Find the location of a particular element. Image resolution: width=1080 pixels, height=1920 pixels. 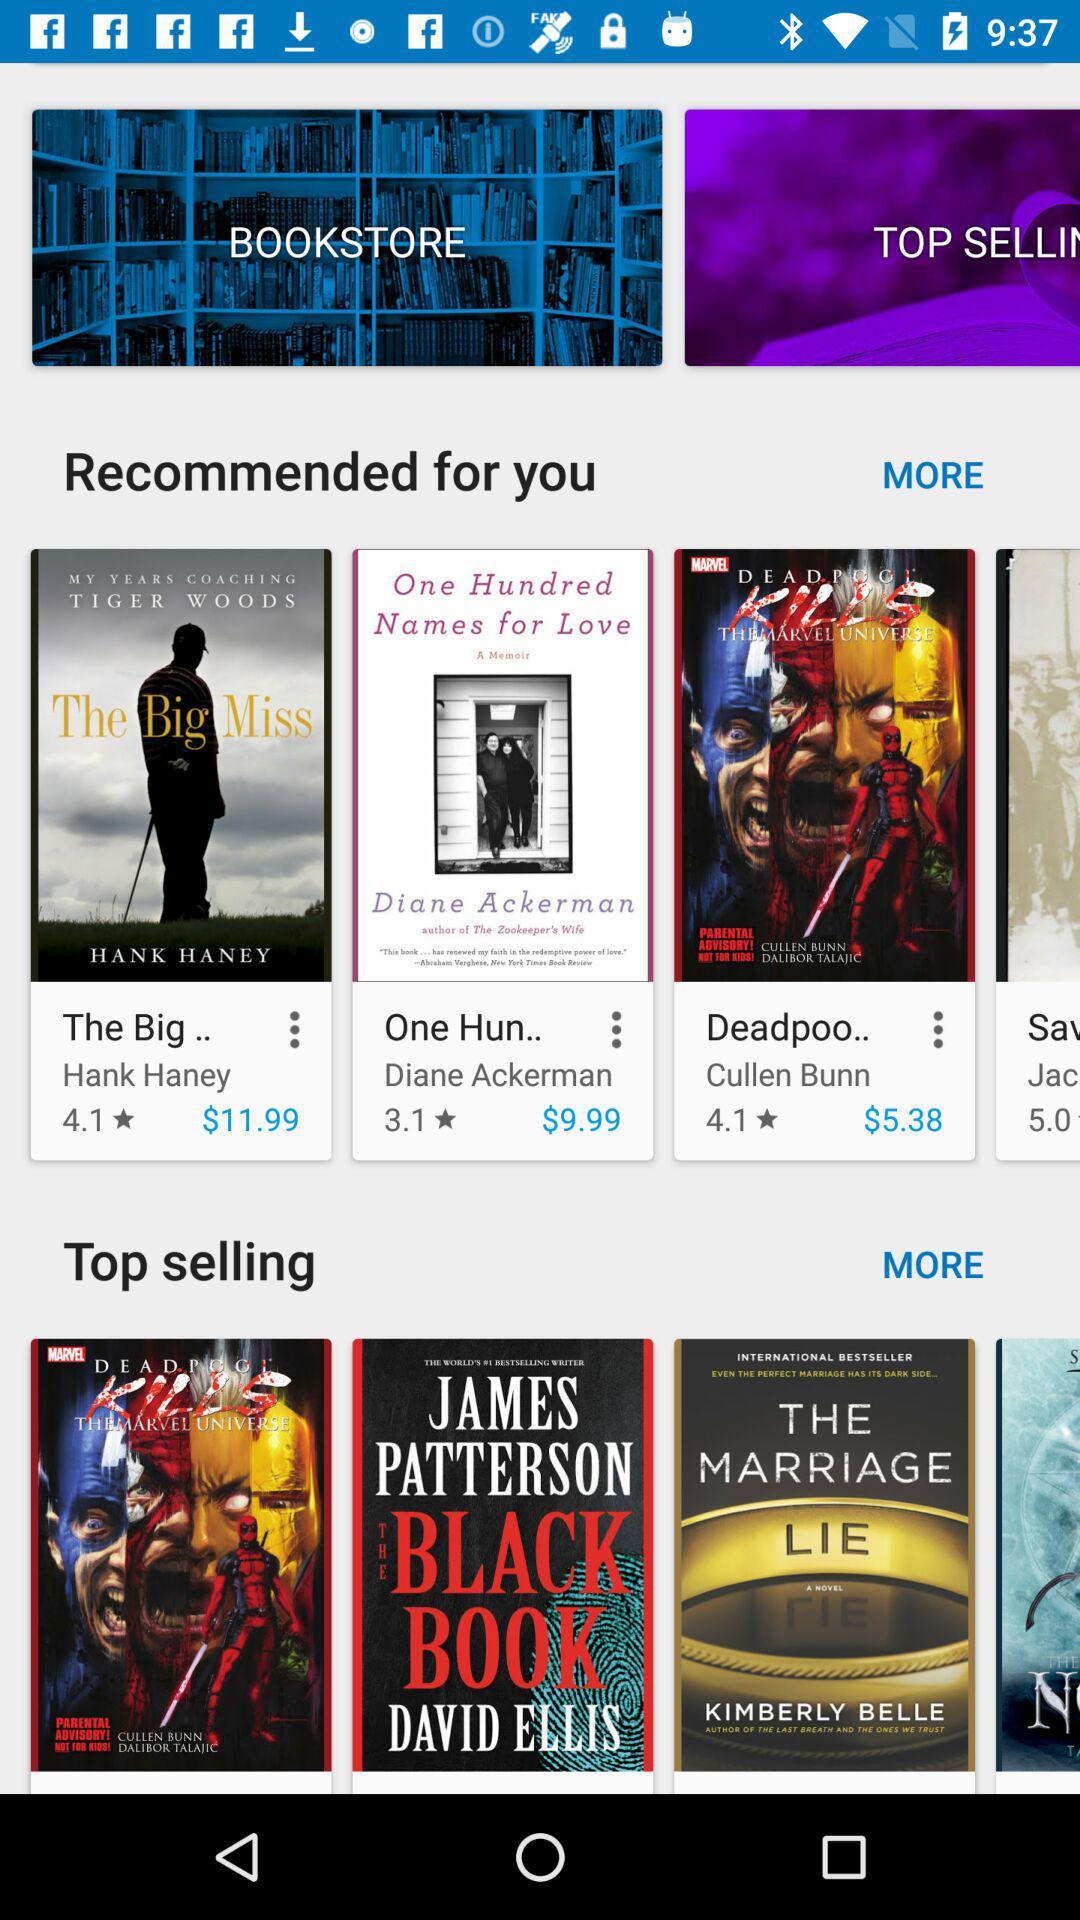

book one hundred names for love is located at coordinates (501, 764).